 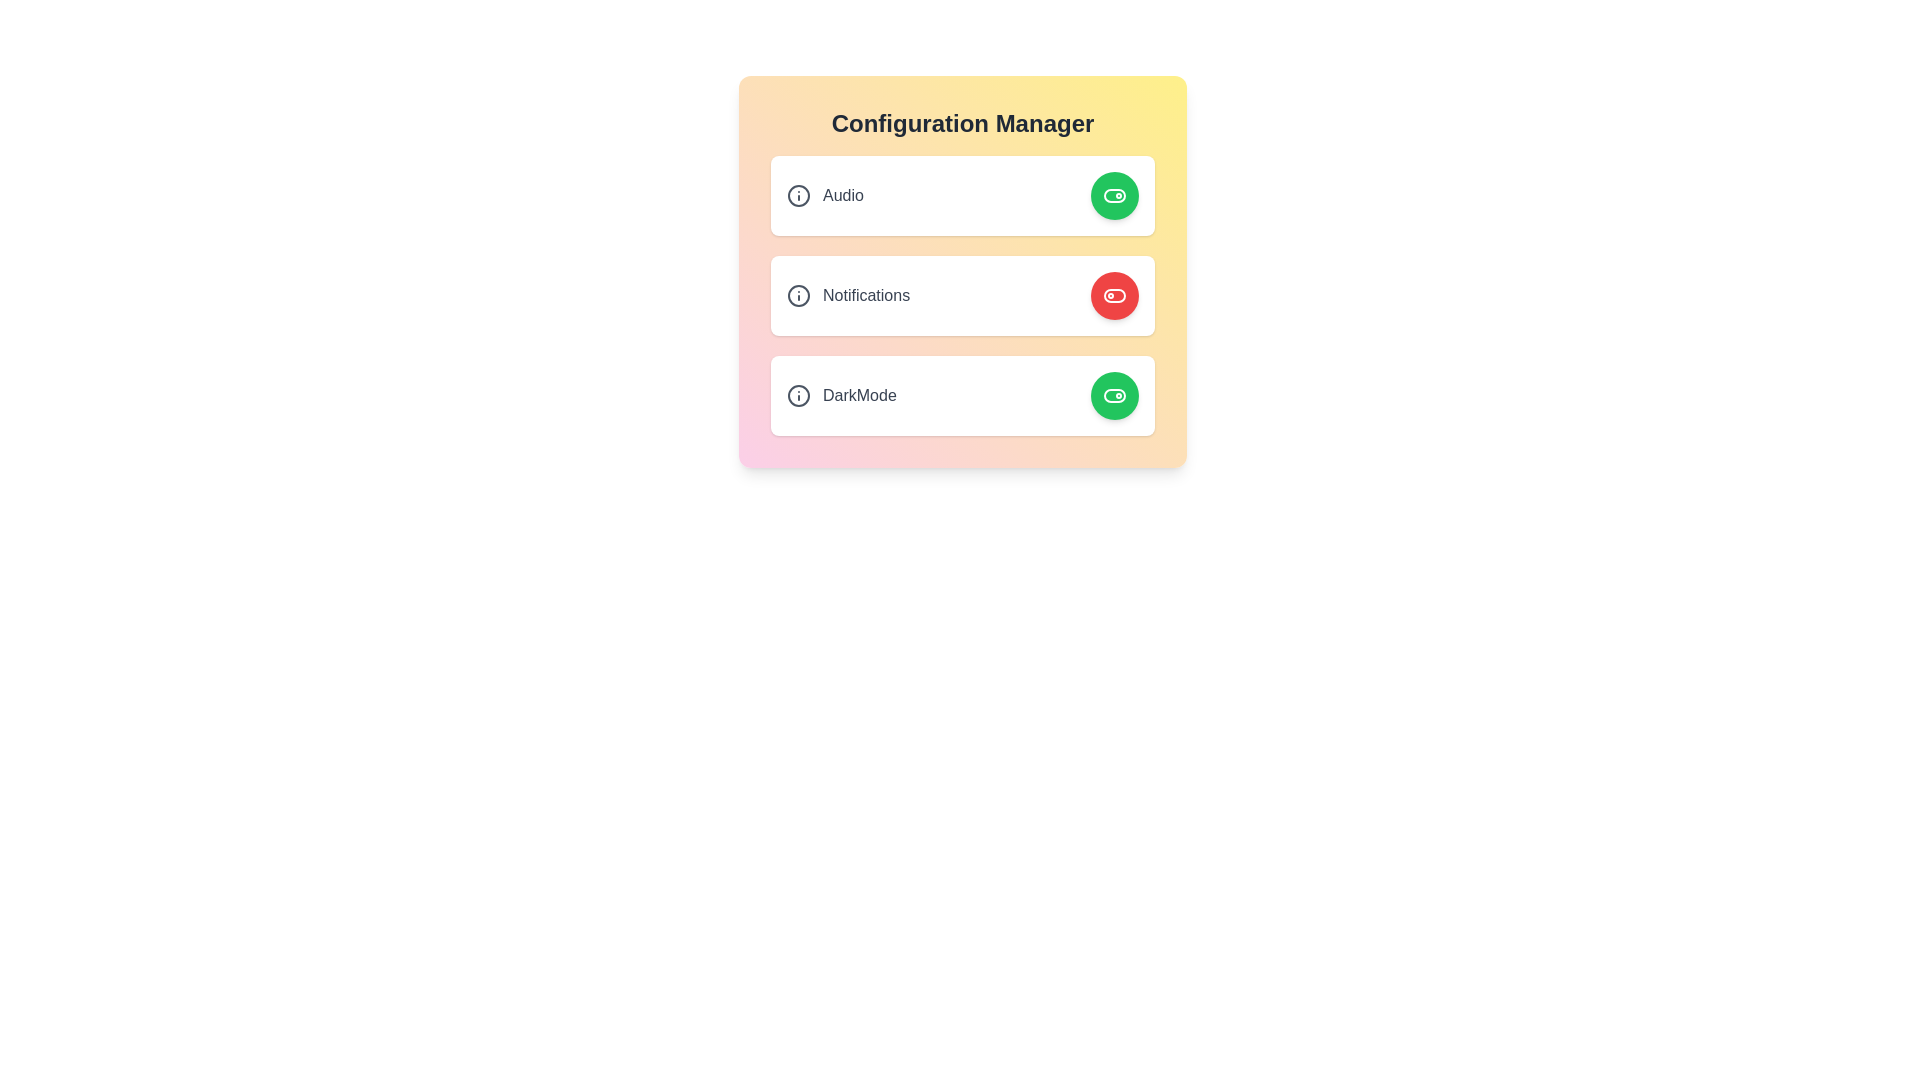 I want to click on the info icon for the DarkMode setting to read its description, so click(x=797, y=396).